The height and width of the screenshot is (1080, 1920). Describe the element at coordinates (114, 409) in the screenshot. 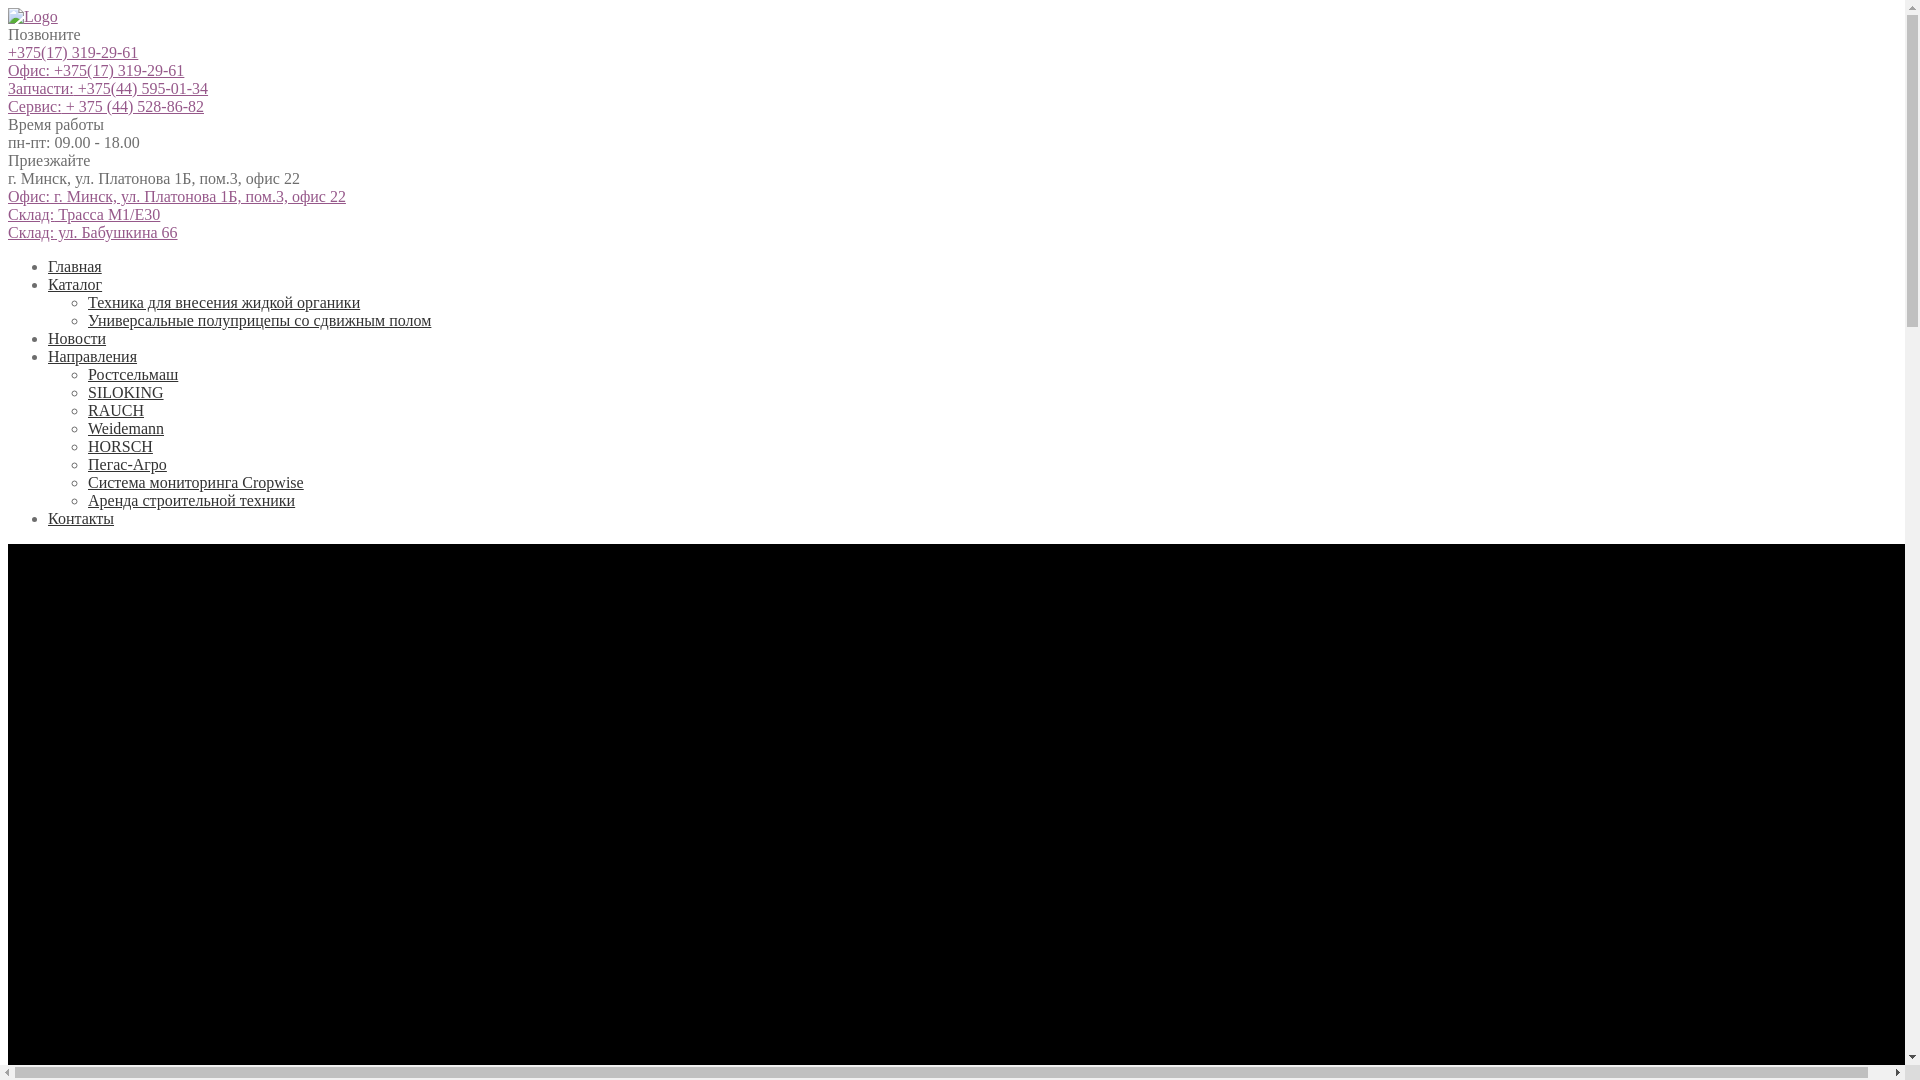

I see `'RAUCH'` at that location.